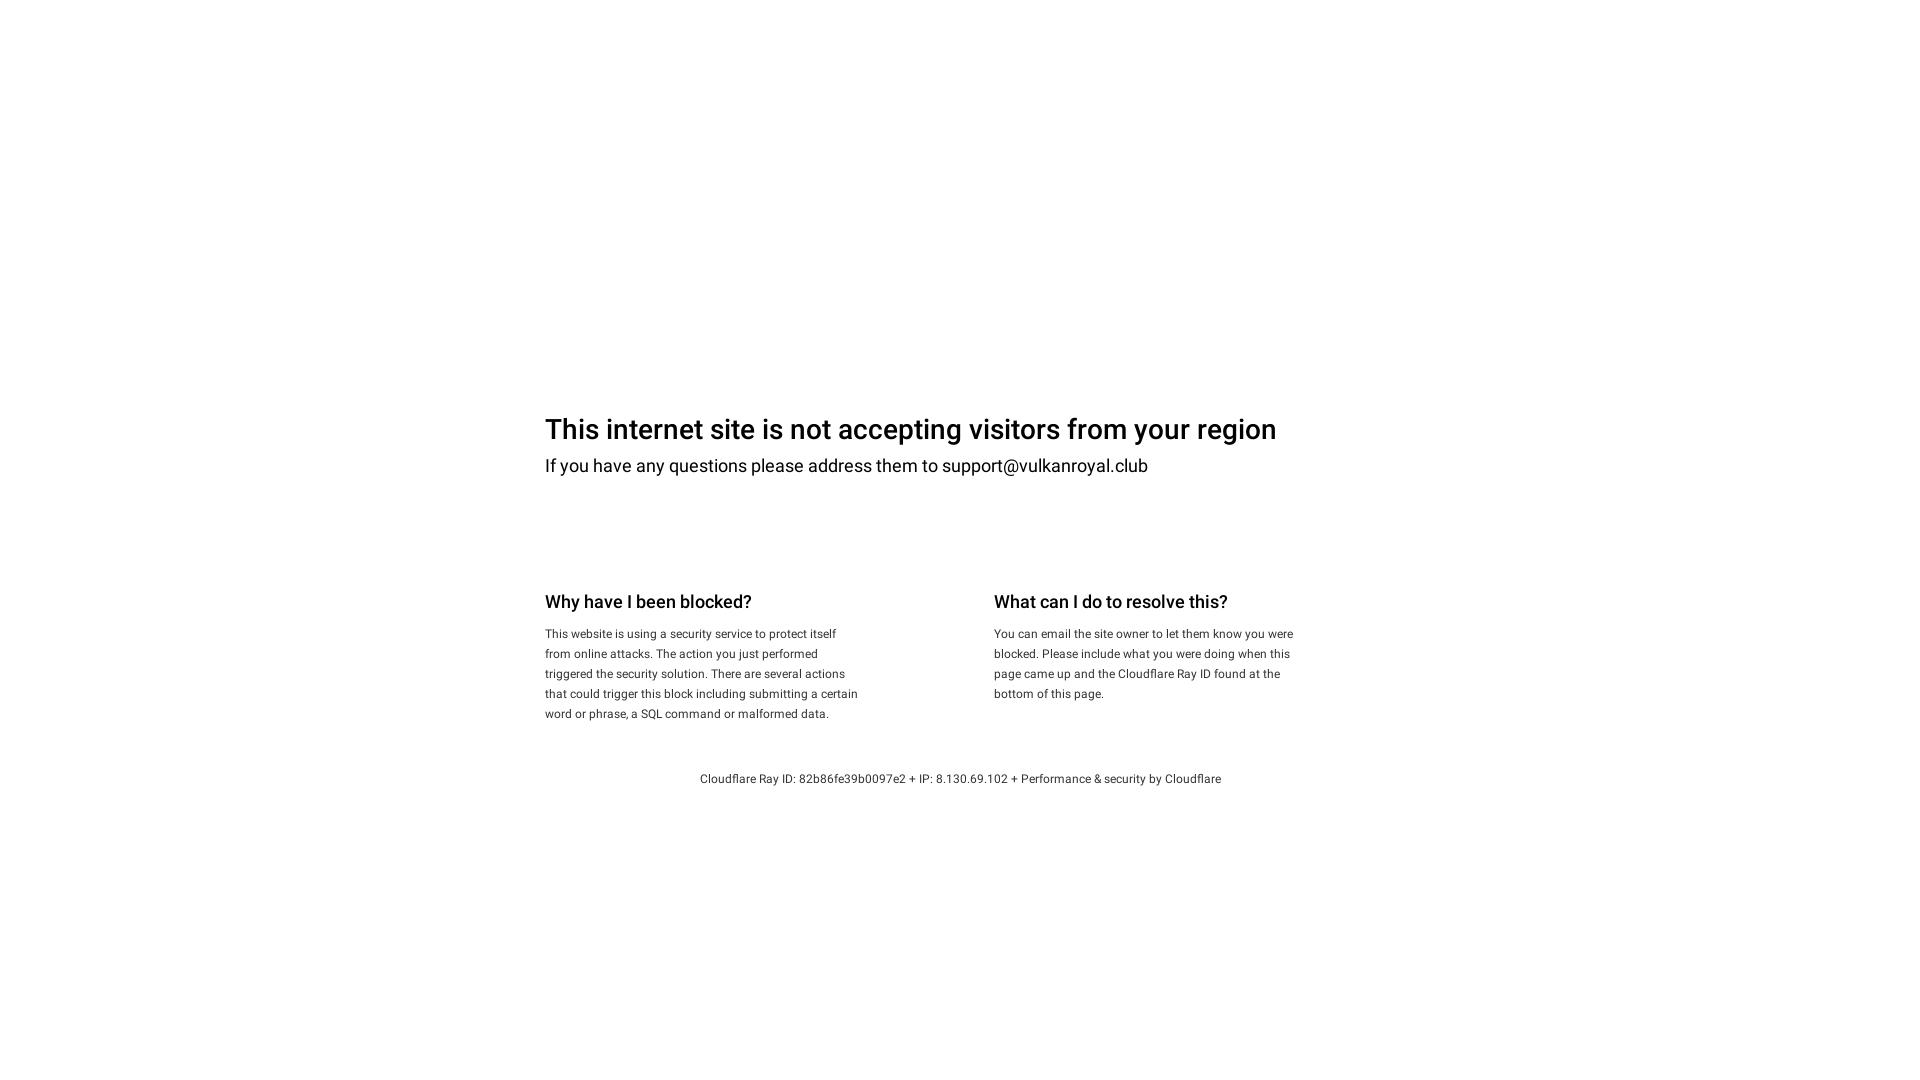 This screenshot has width=1920, height=1080. What do you see at coordinates (1191, 778) in the screenshot?
I see `'Cloudflare'` at bounding box center [1191, 778].